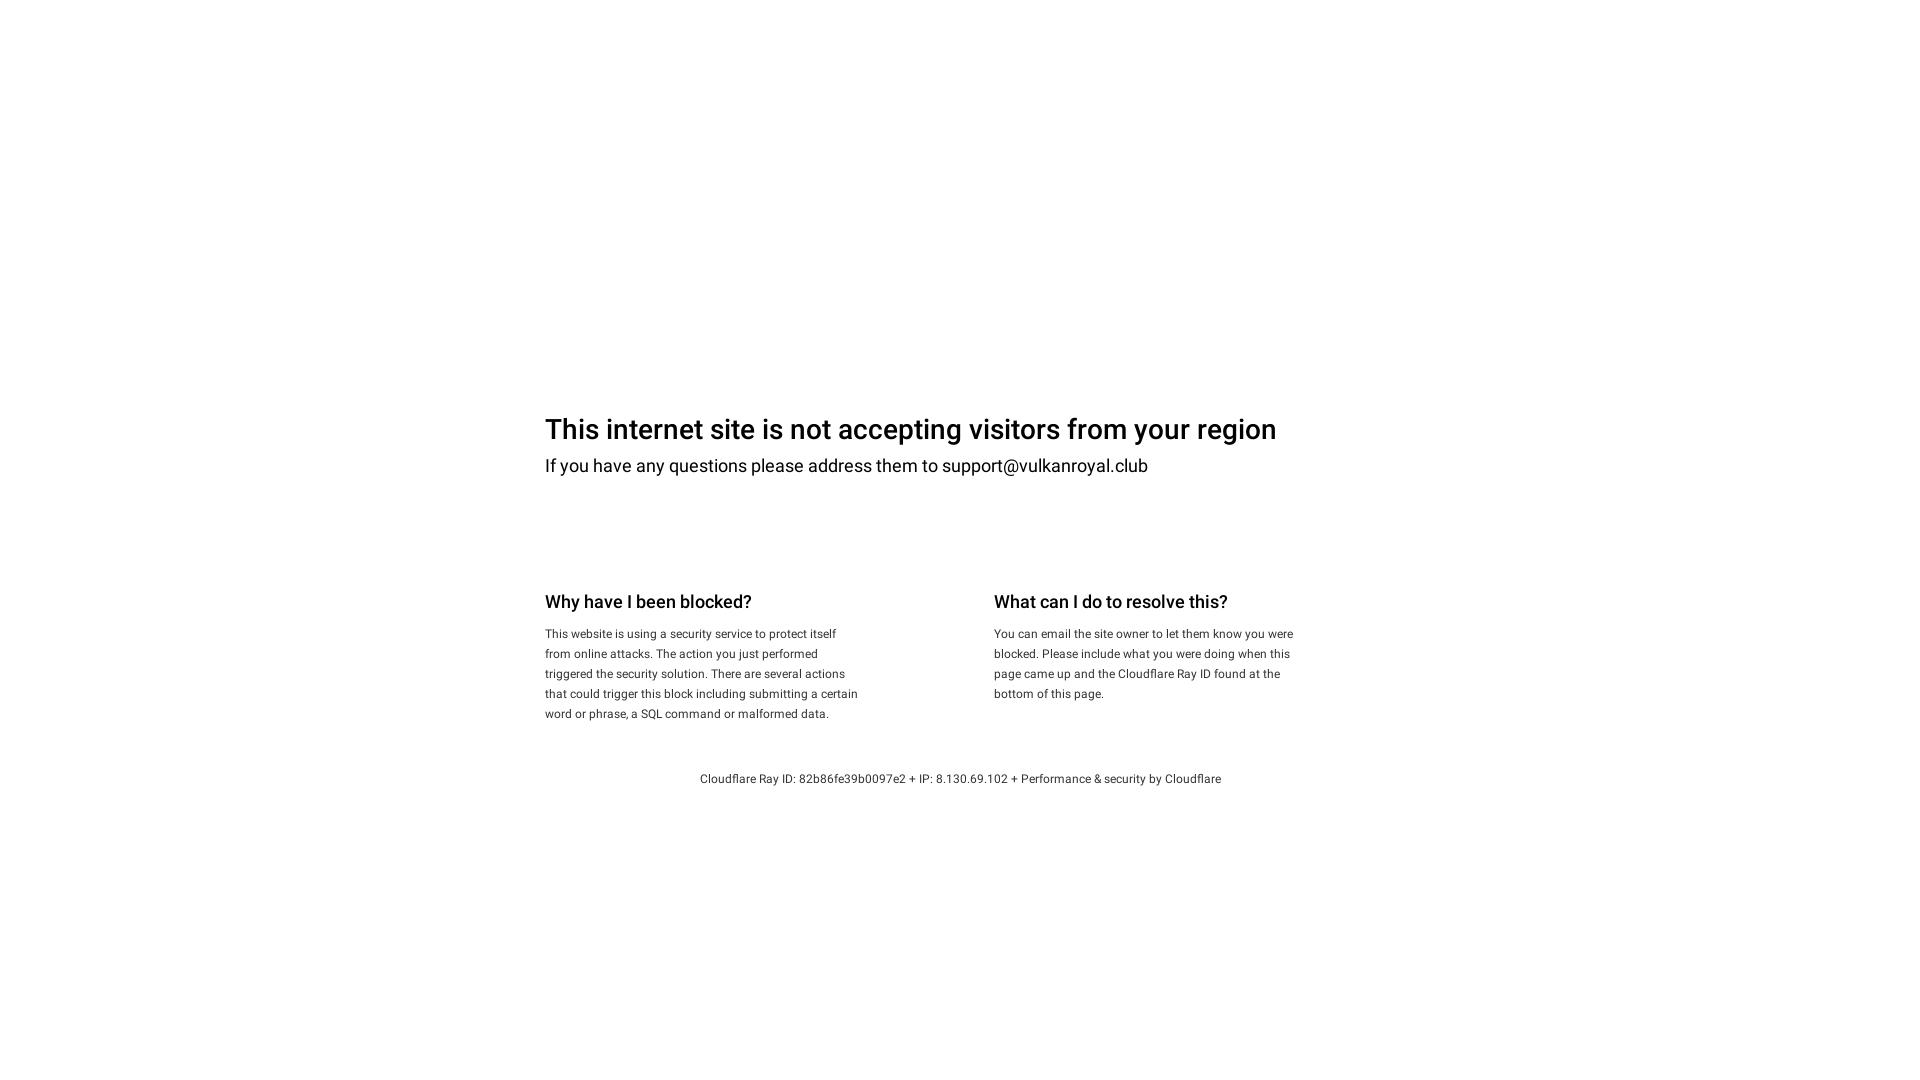 This screenshot has width=1920, height=1080. What do you see at coordinates (1191, 778) in the screenshot?
I see `'Cloudflare'` at bounding box center [1191, 778].